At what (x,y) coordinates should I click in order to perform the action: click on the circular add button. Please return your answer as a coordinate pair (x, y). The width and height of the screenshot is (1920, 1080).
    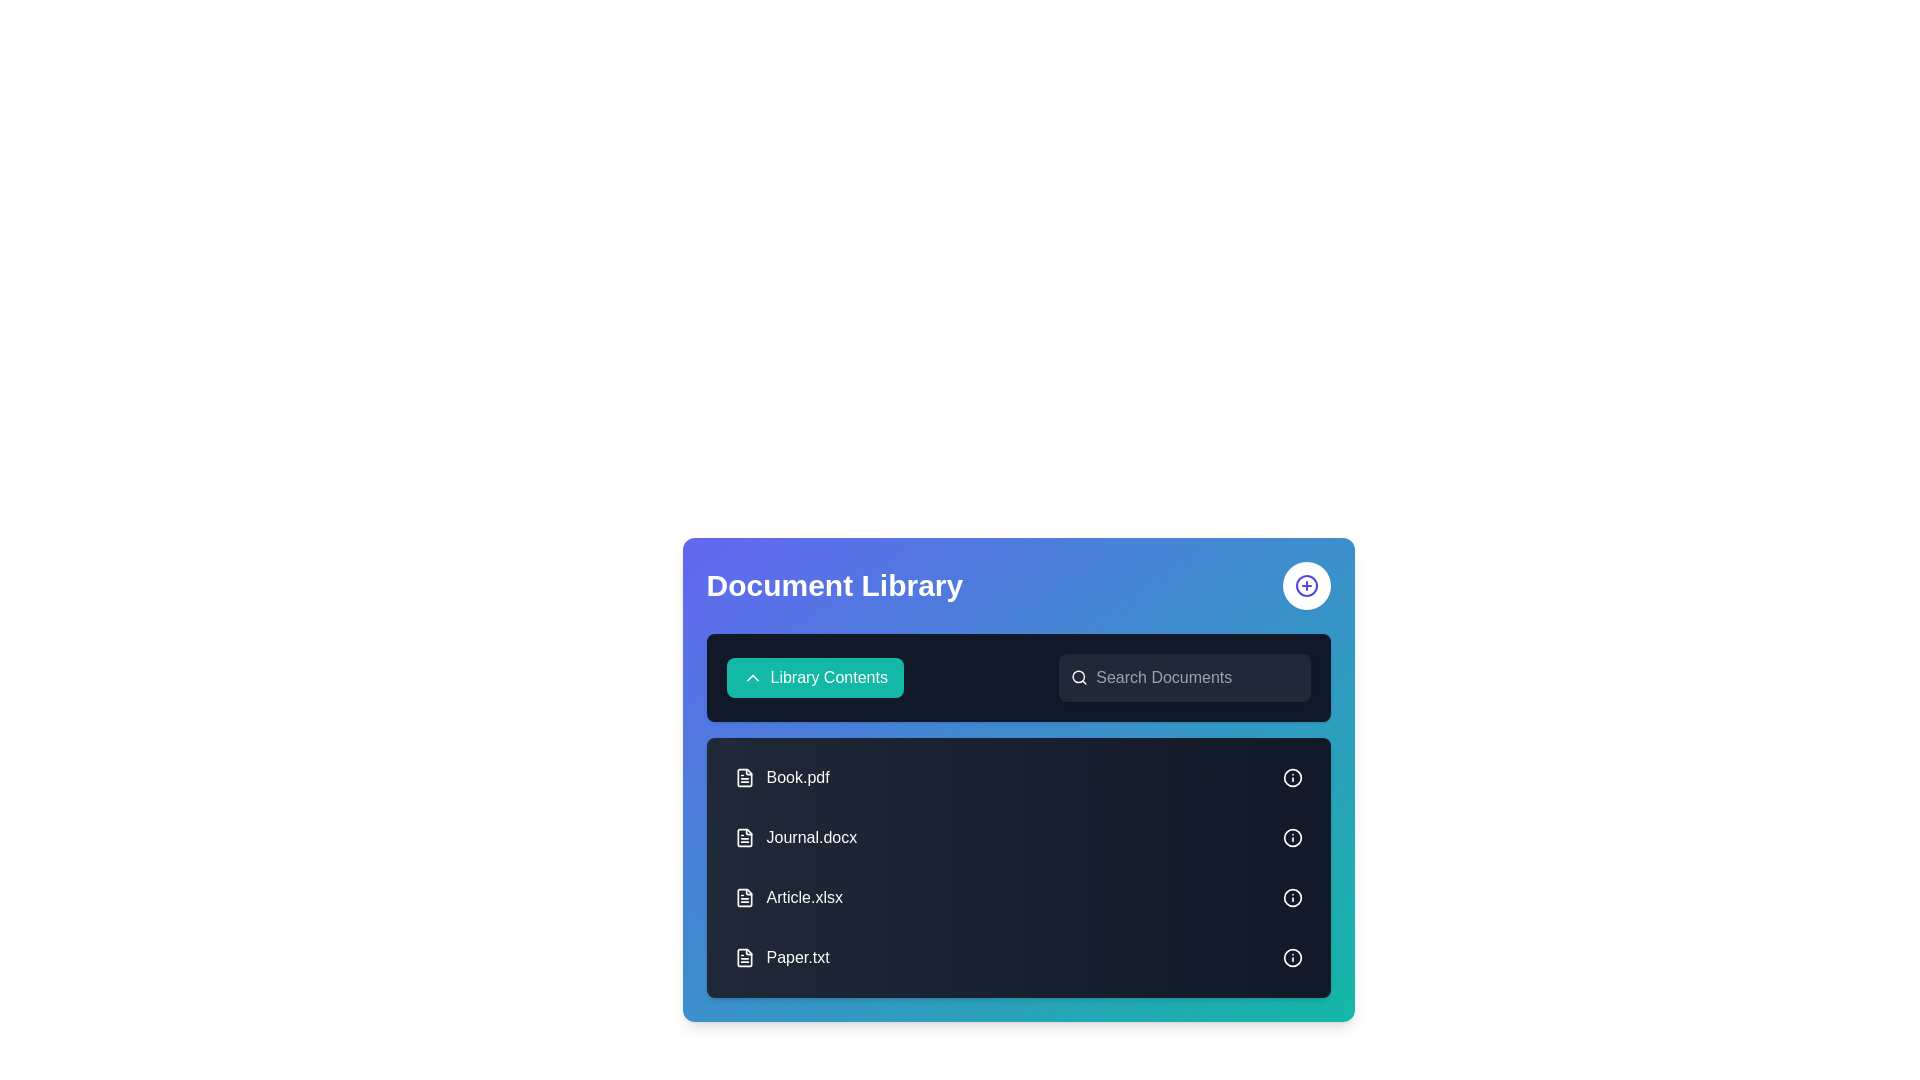
    Looking at the image, I should click on (1306, 585).